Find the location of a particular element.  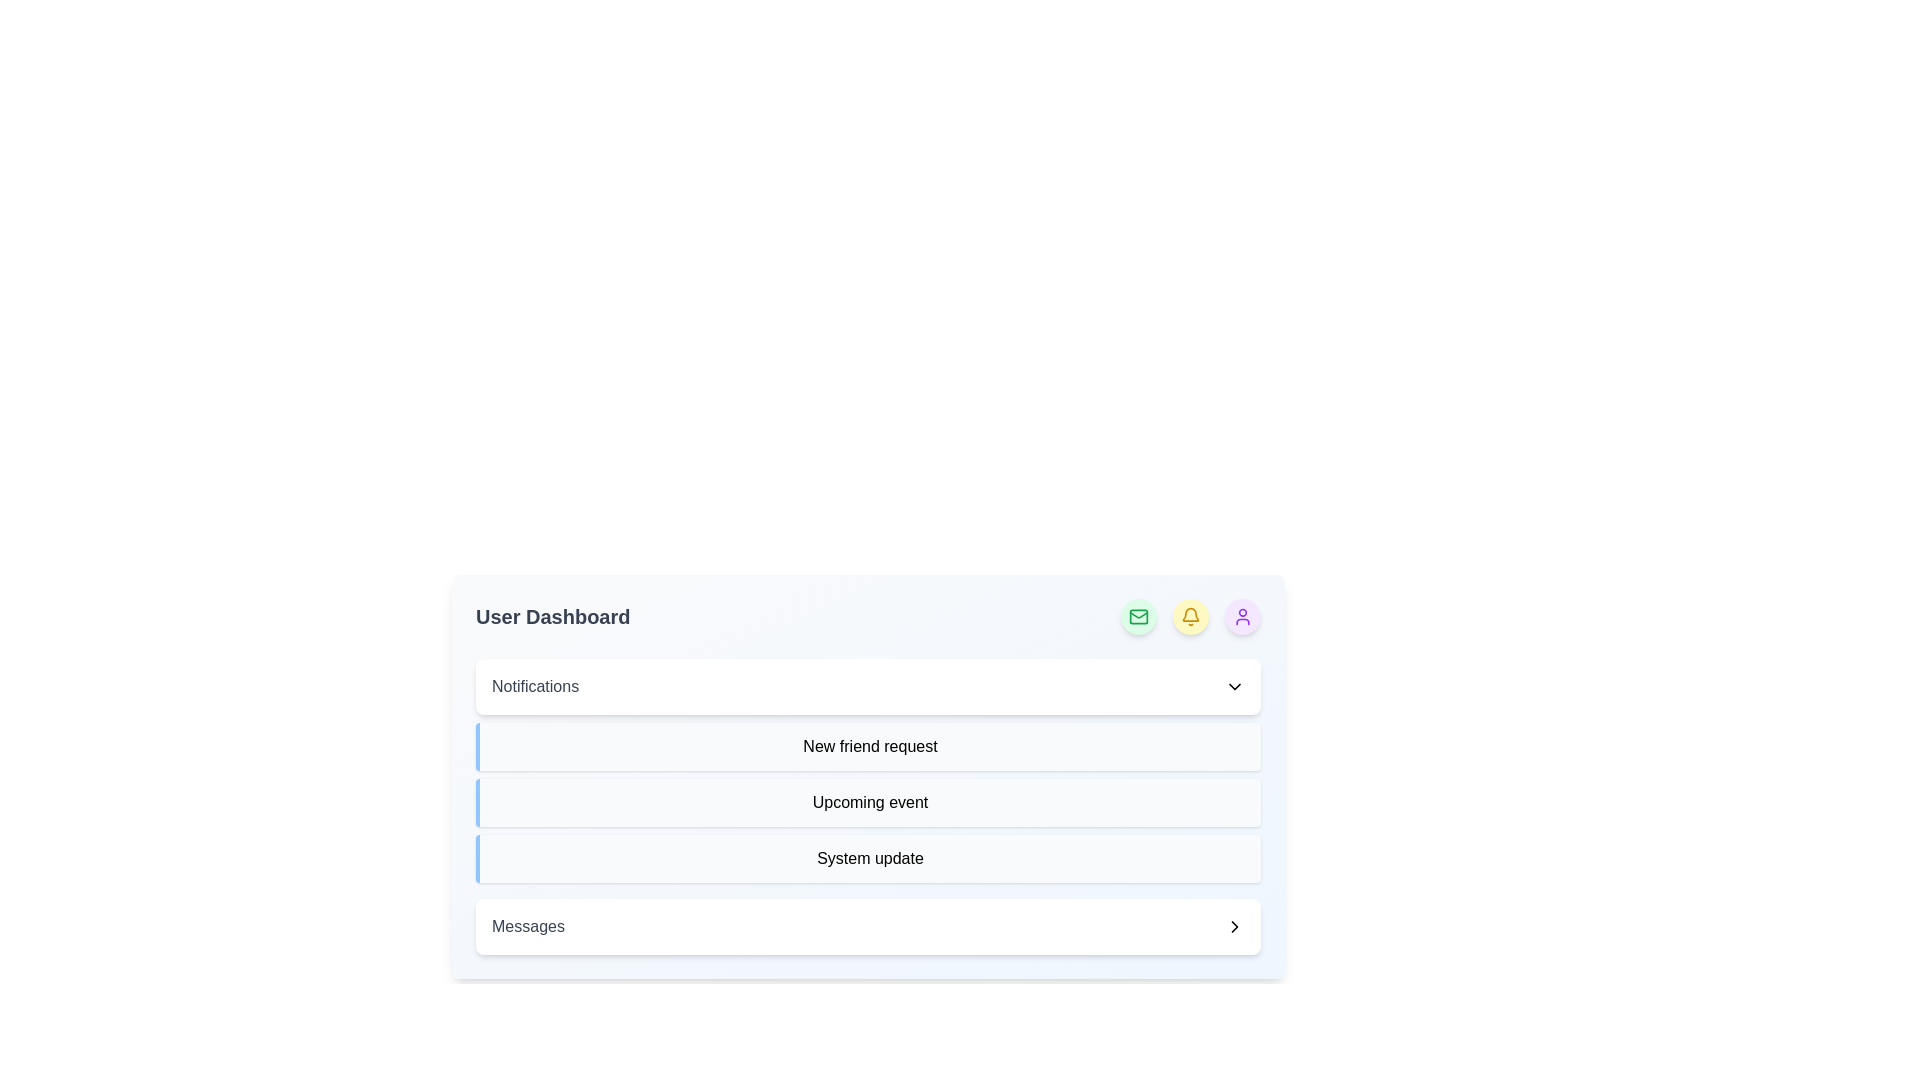

the Chevron Arrow icon located at the rightmost section of a functional component in the dashboard is located at coordinates (1233, 926).